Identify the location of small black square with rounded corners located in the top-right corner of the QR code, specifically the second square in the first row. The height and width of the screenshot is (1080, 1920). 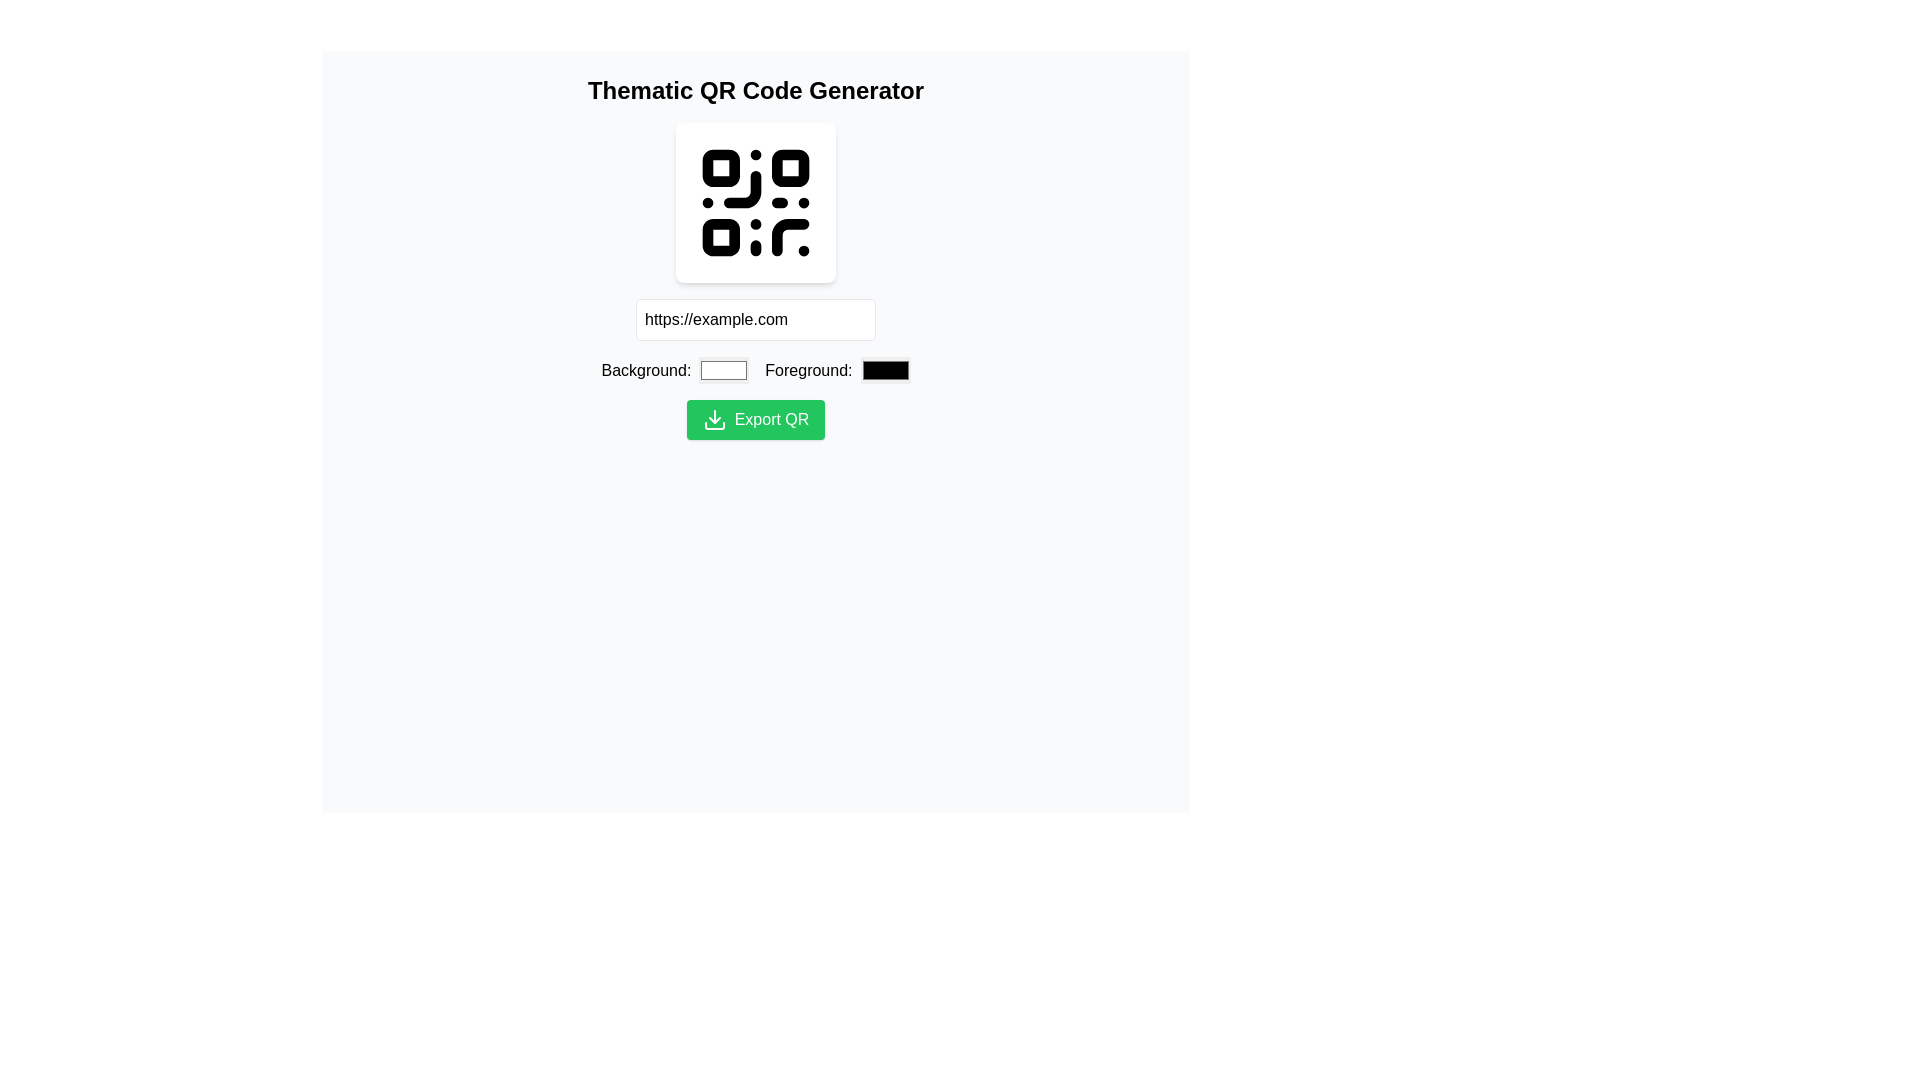
(789, 167).